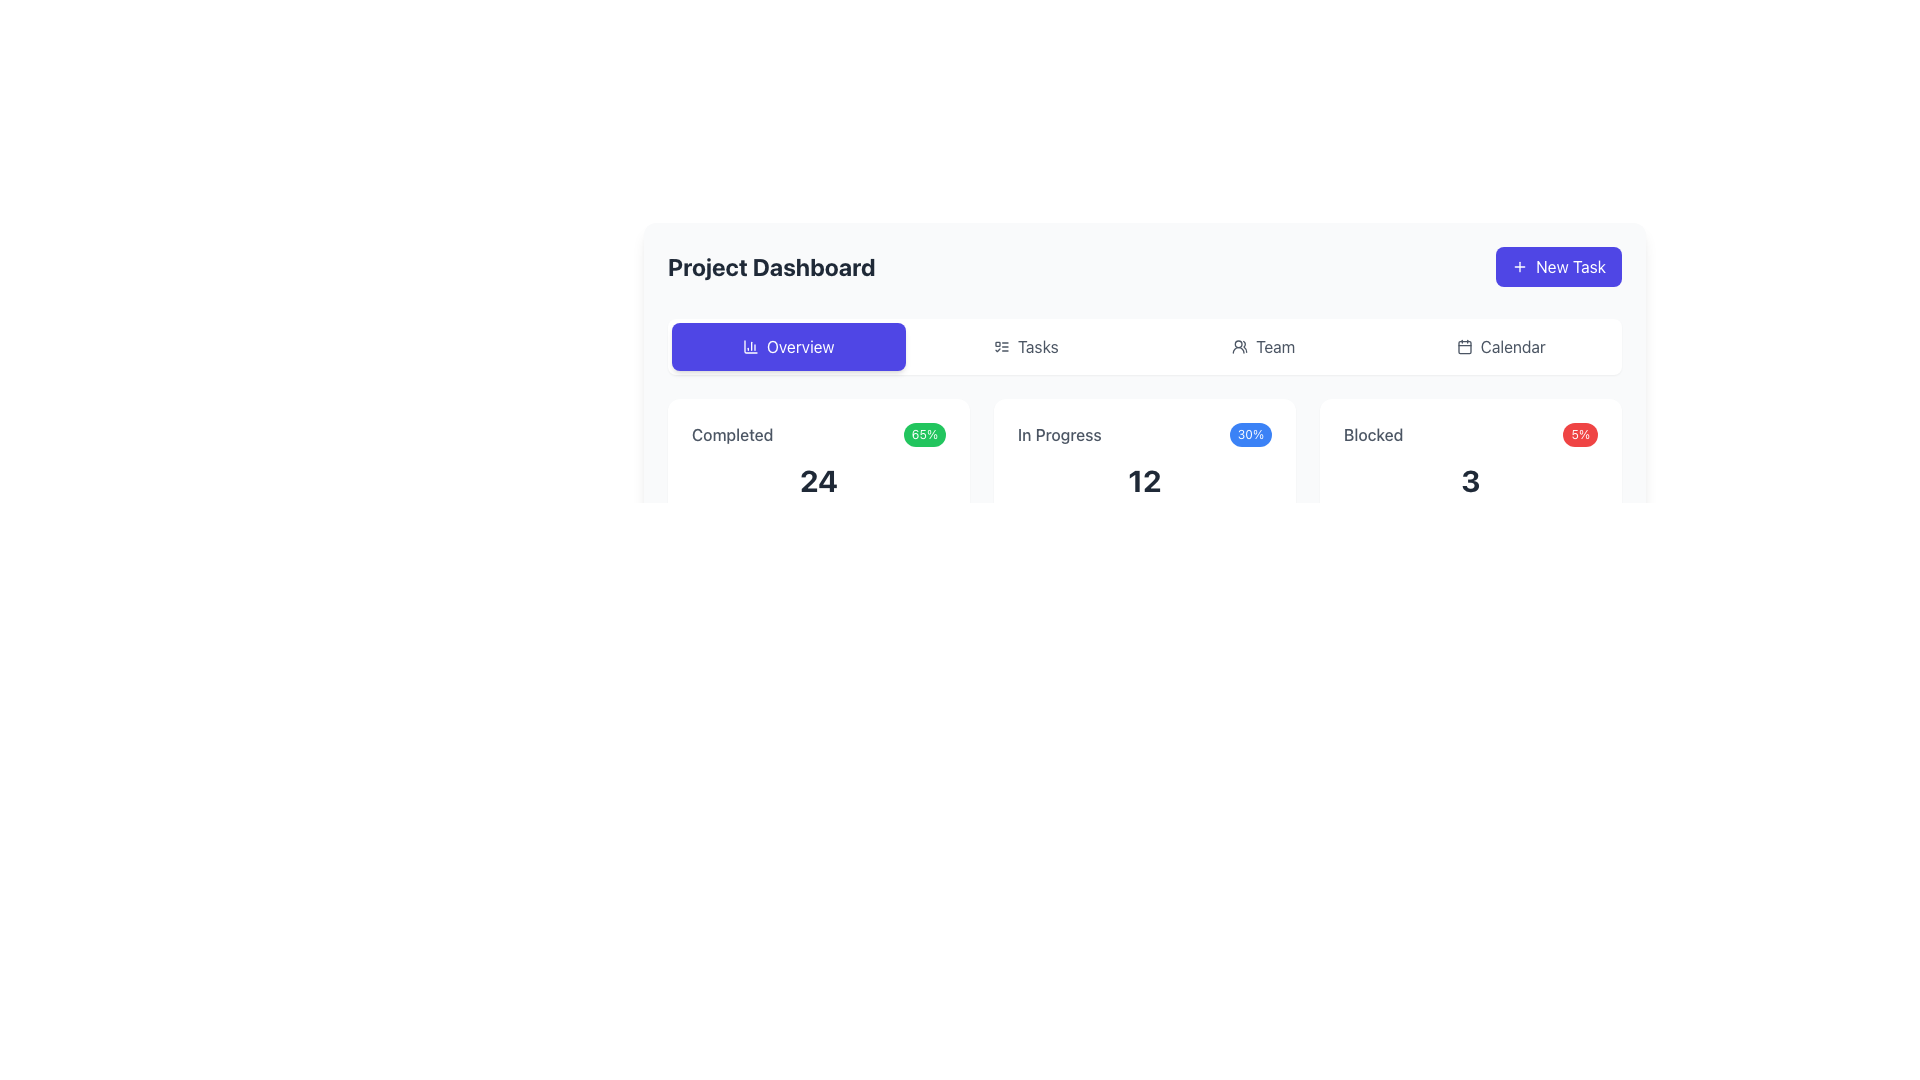 This screenshot has width=1920, height=1080. I want to click on the completion percentage label located at the top-right corner of the 'Completed' section, to the right of the text 'Completed' and above the number '24', so click(923, 434).